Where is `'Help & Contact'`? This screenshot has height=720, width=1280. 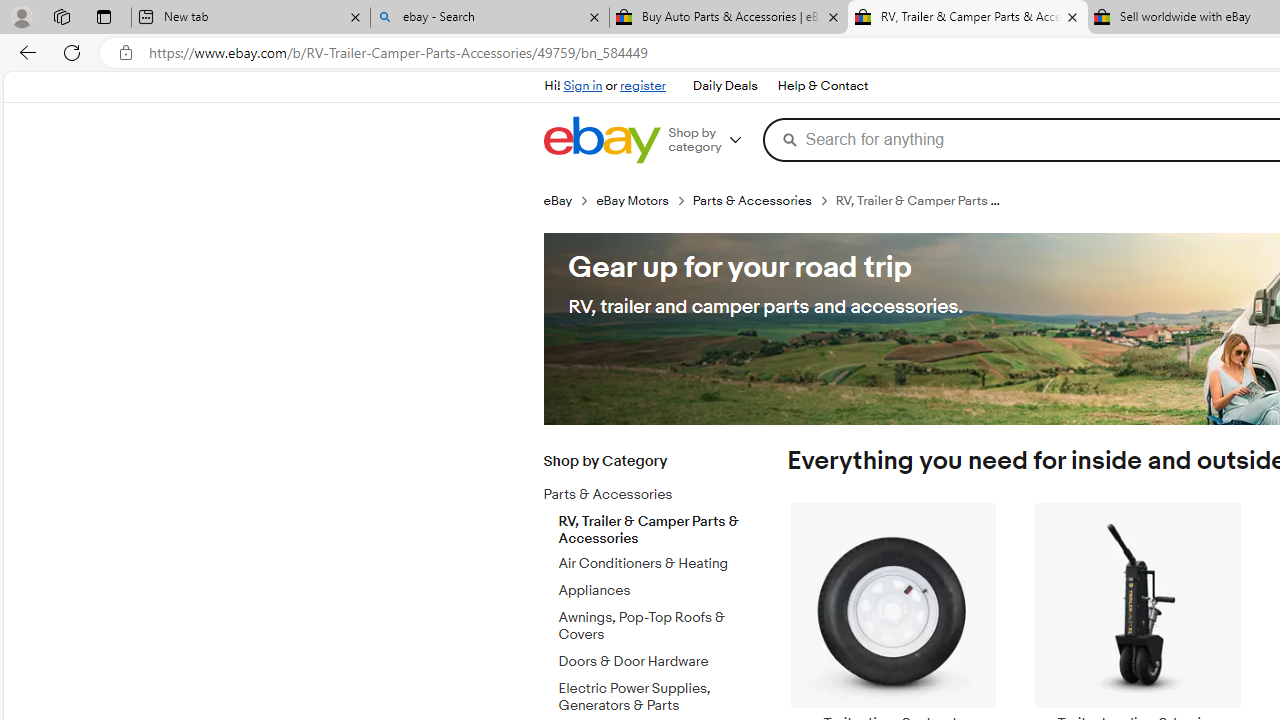 'Help & Contact' is located at coordinates (821, 85).